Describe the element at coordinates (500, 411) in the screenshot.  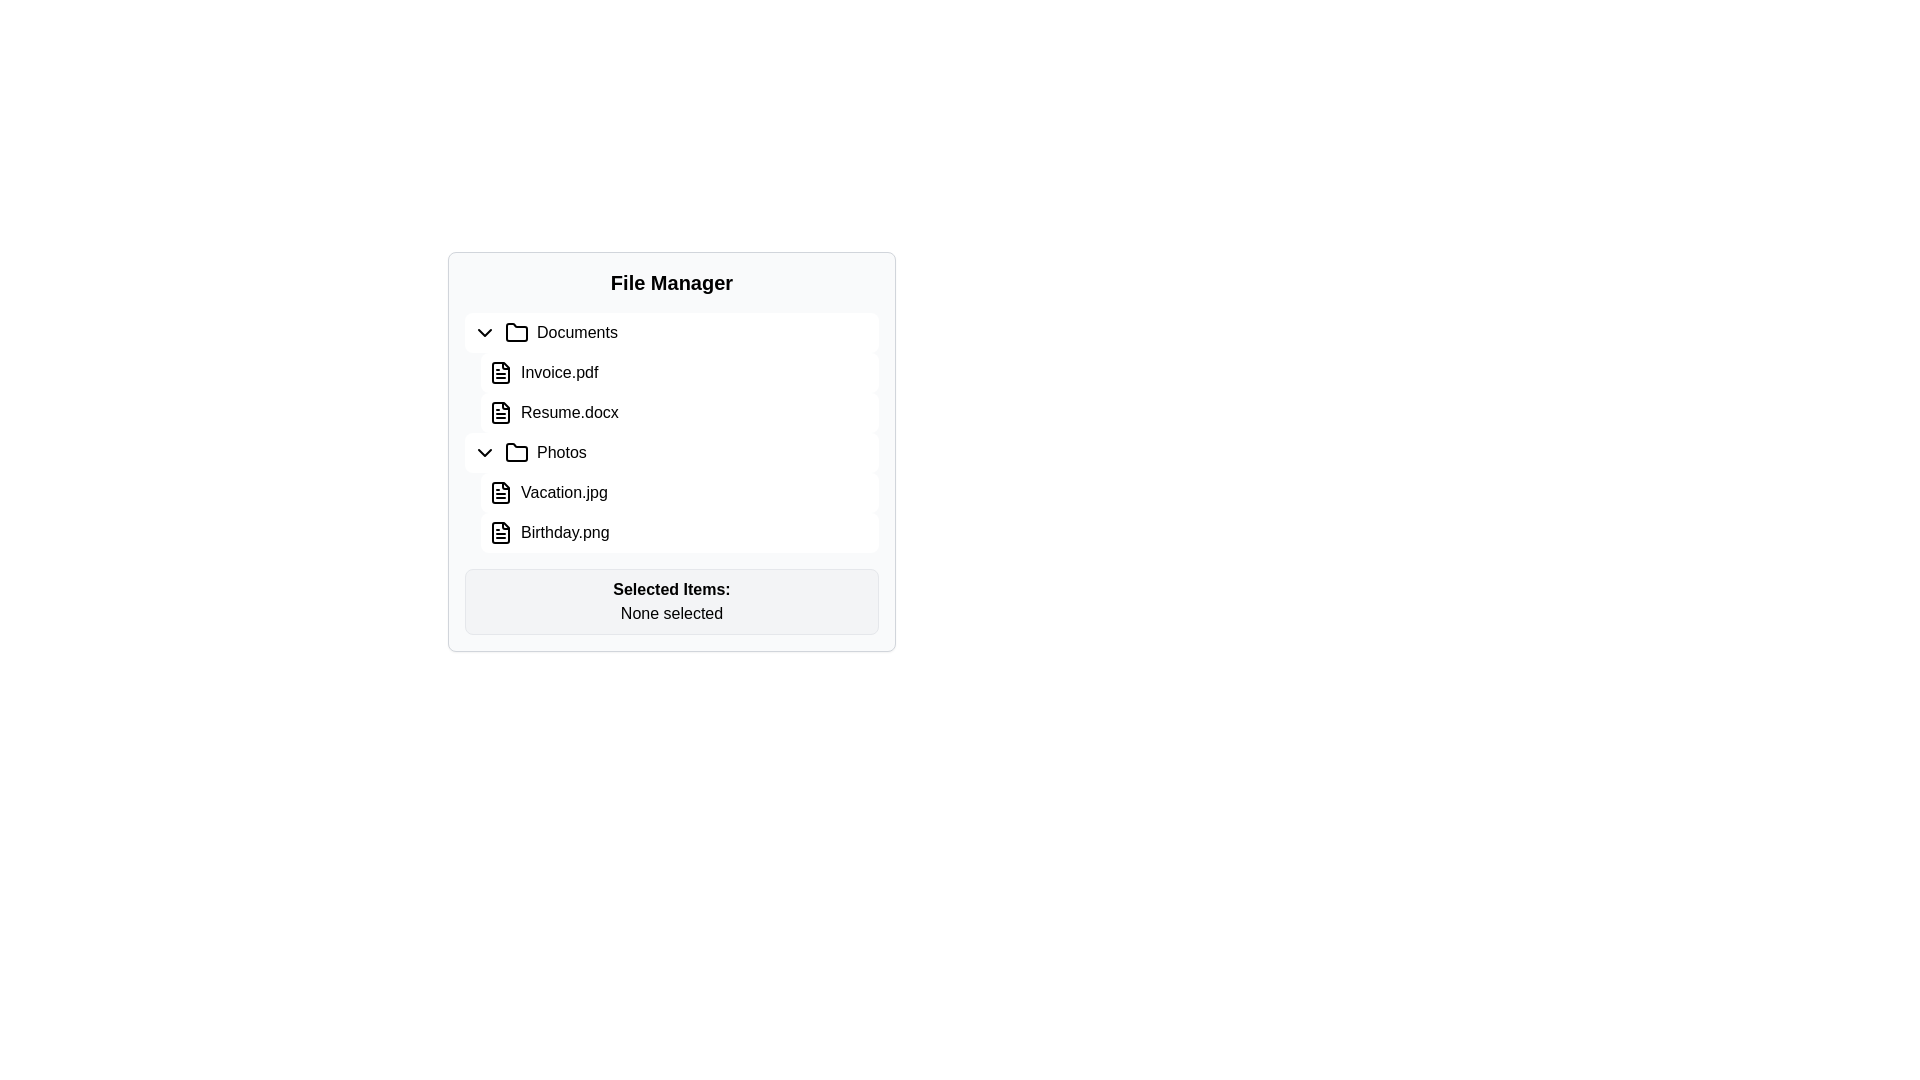
I see `the small icon resembling a text document with a folded corner, located to the left of the 'Resume.docx' label under the 'Documents' section` at that location.